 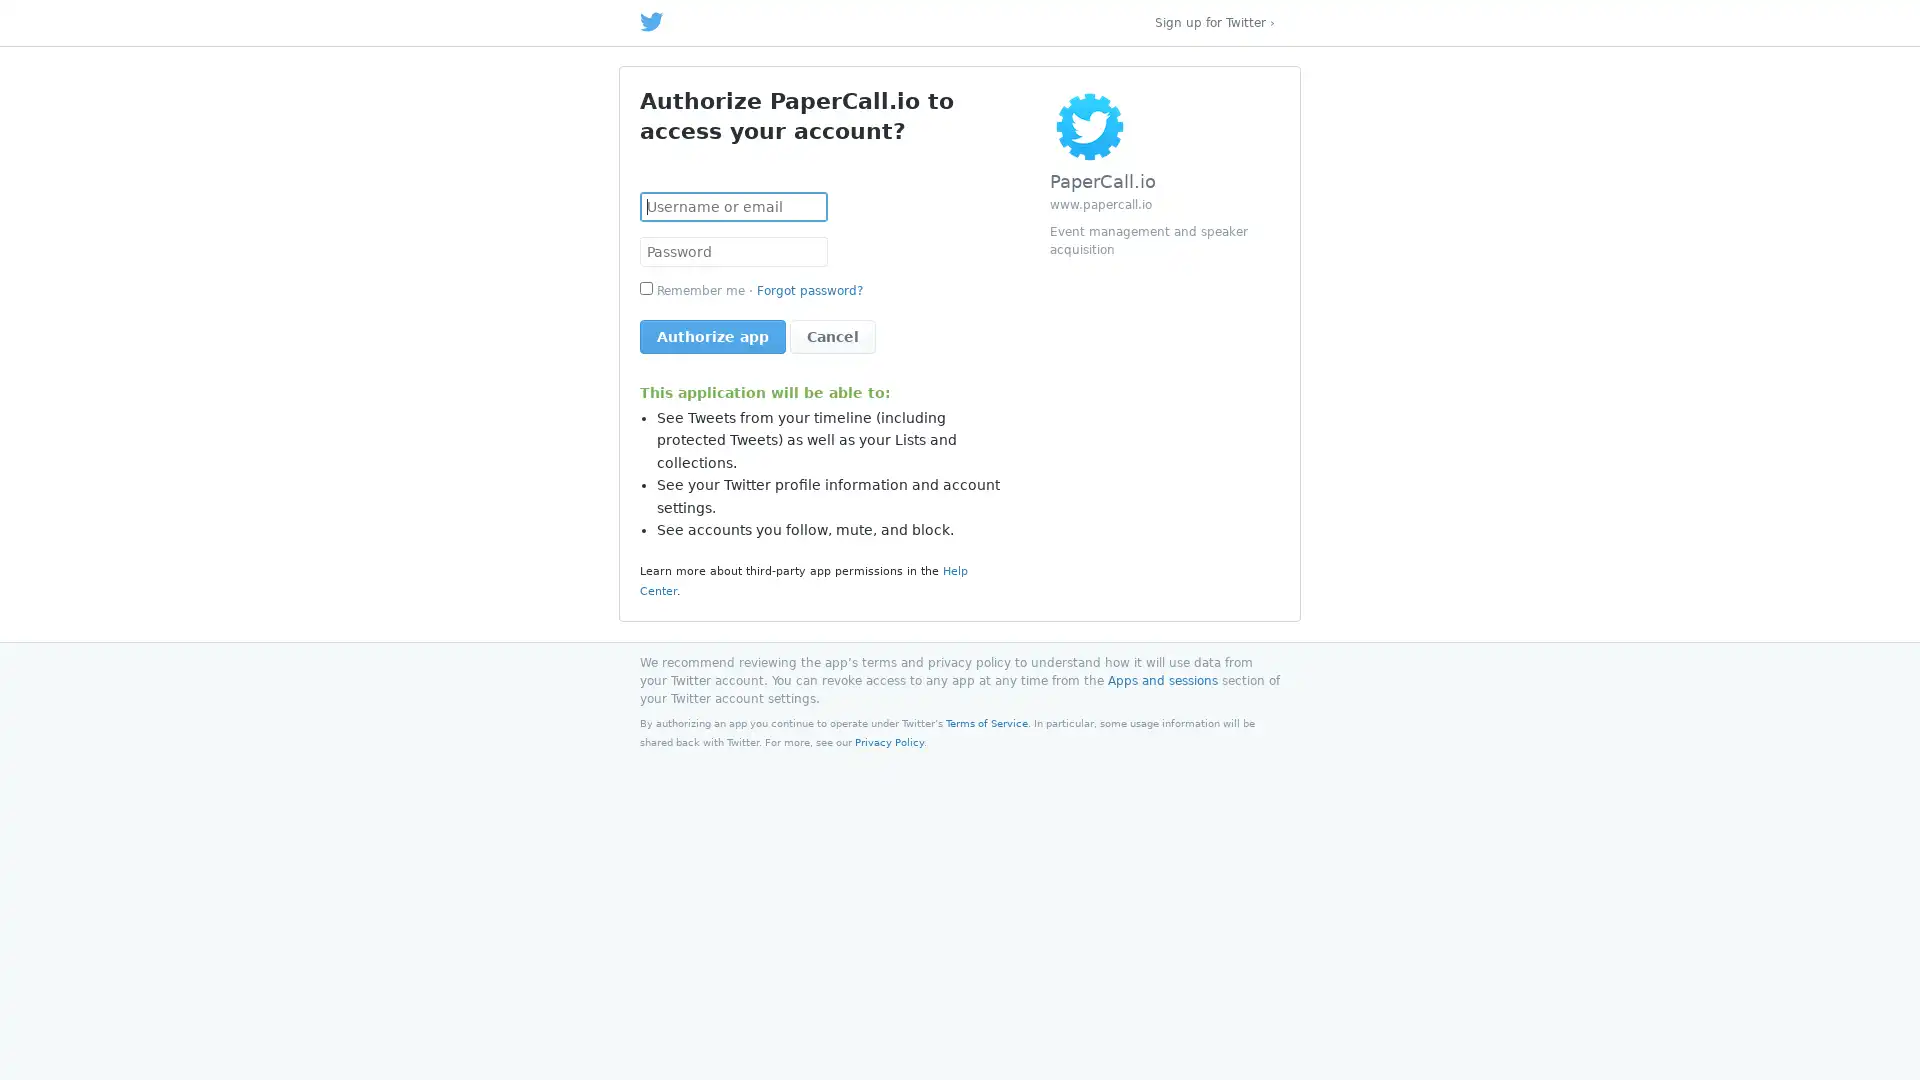 What do you see at coordinates (713, 335) in the screenshot?
I see `Authorize app` at bounding box center [713, 335].